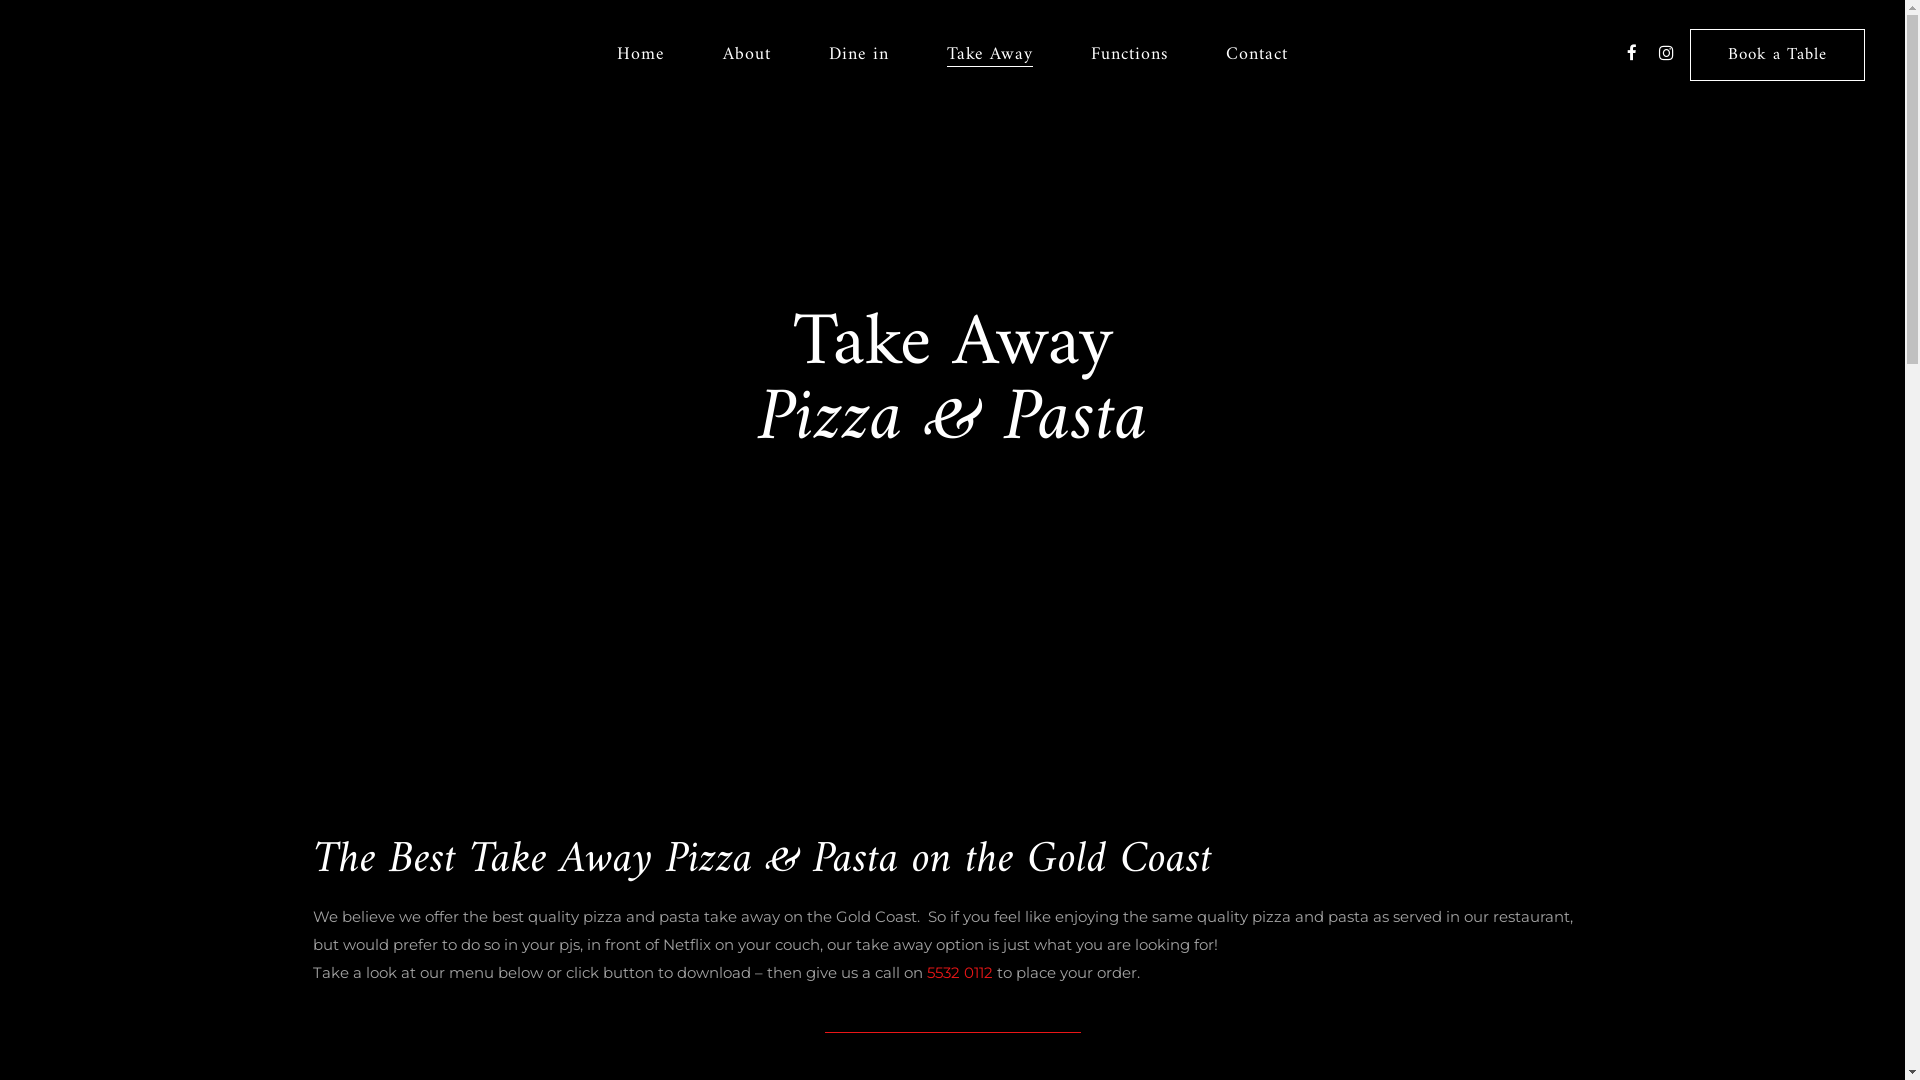 The image size is (1920, 1080). Describe the element at coordinates (989, 53) in the screenshot. I see `'Take Away'` at that location.